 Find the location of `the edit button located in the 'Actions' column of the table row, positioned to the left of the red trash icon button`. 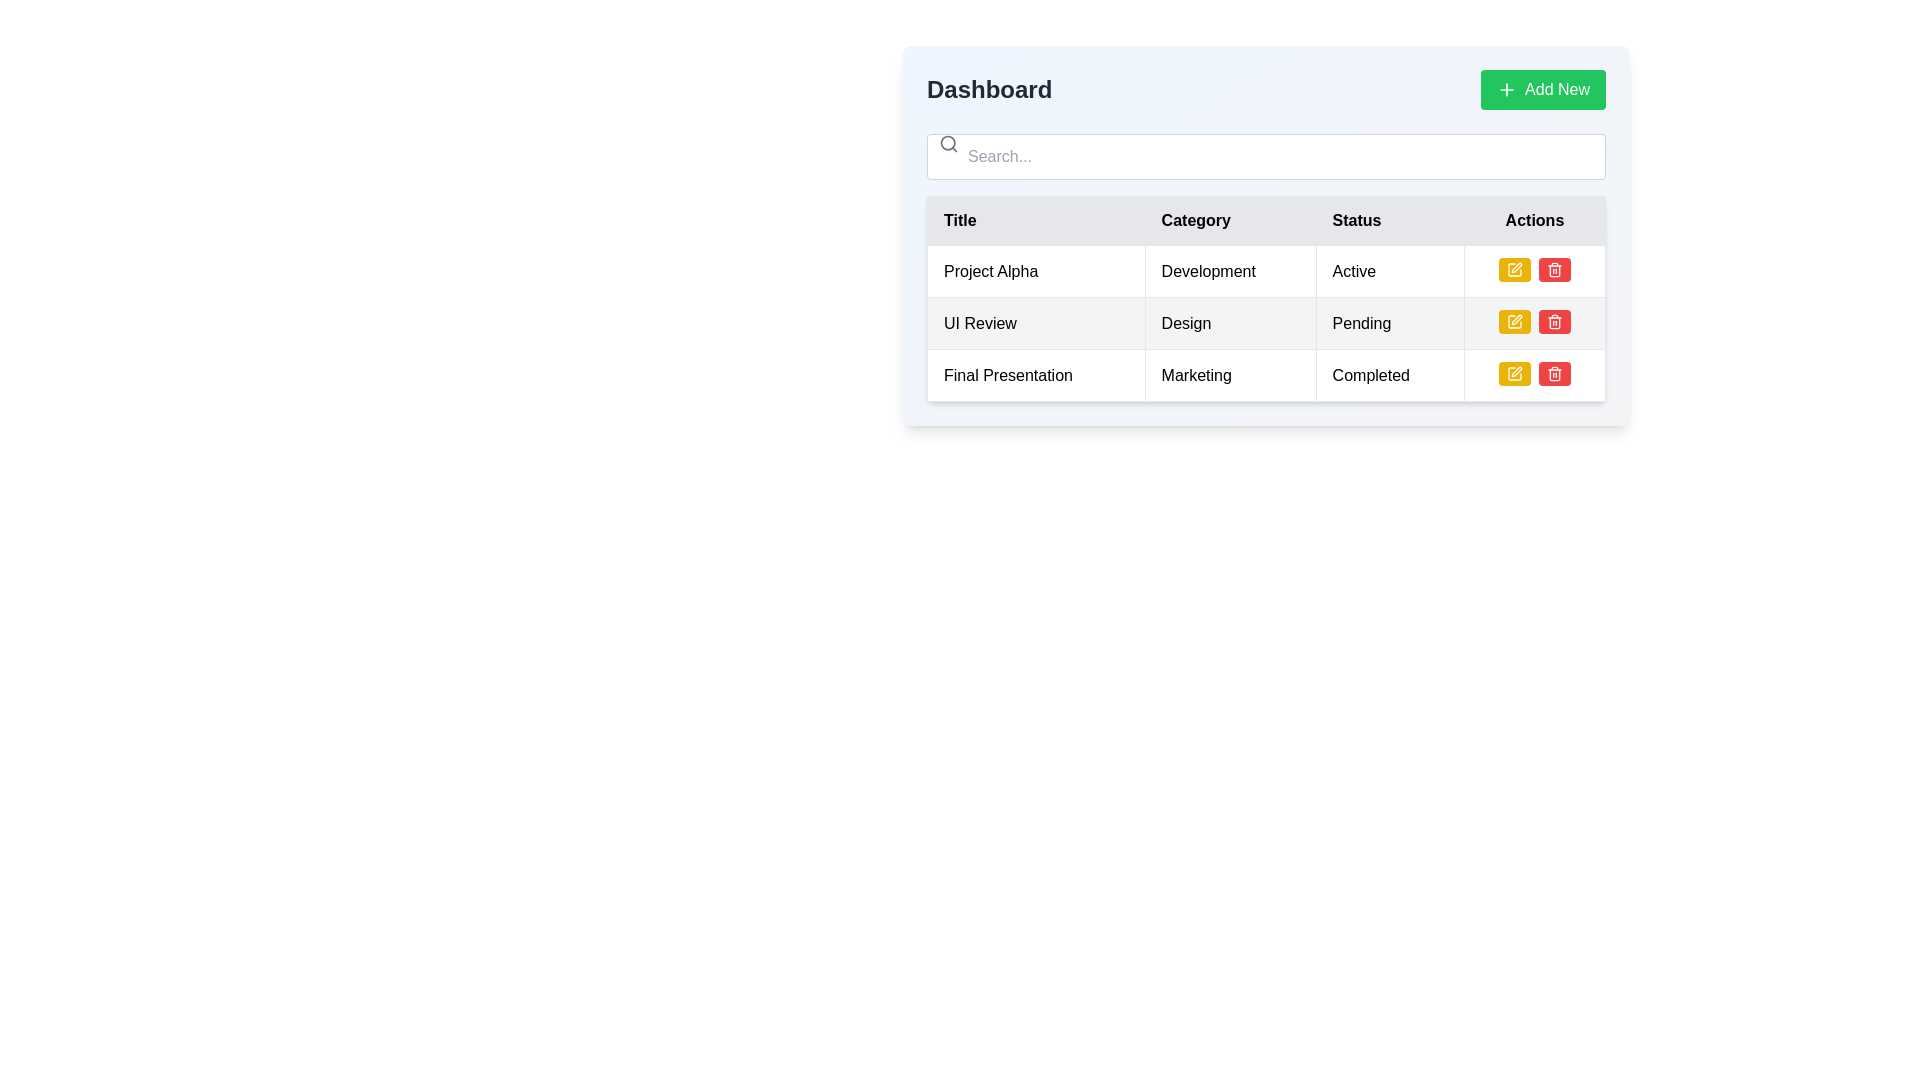

the edit button located in the 'Actions' column of the table row, positioned to the left of the red trash icon button is located at coordinates (1514, 374).